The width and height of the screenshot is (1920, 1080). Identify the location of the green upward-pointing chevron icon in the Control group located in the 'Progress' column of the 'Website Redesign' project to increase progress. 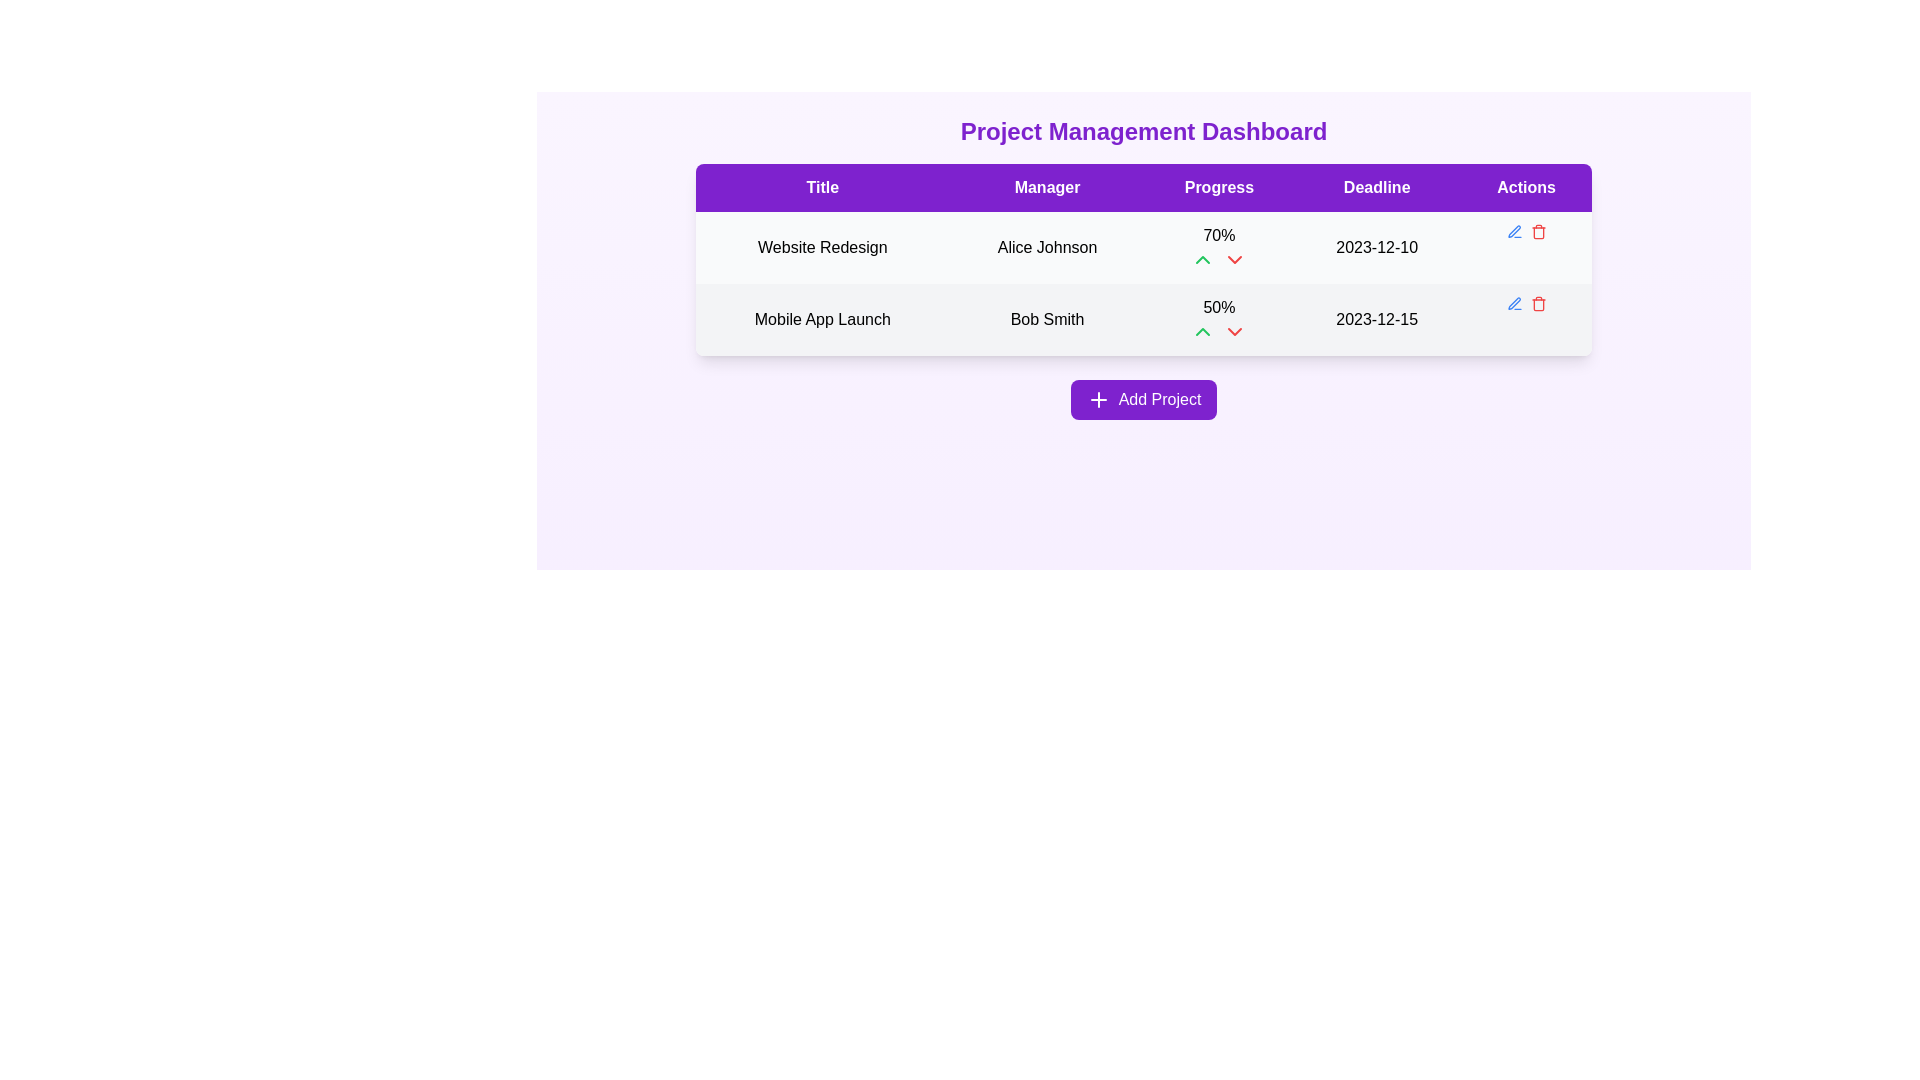
(1218, 258).